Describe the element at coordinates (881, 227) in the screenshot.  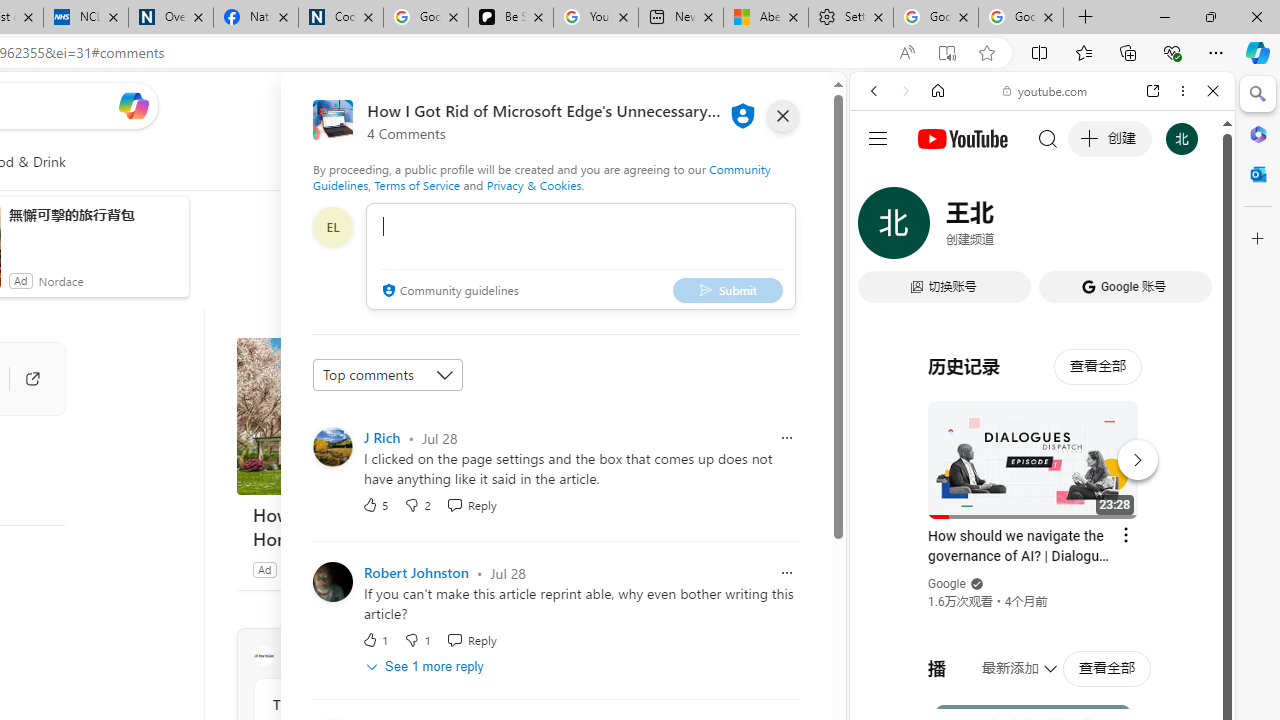
I see `'Search Filter, WEB'` at that location.